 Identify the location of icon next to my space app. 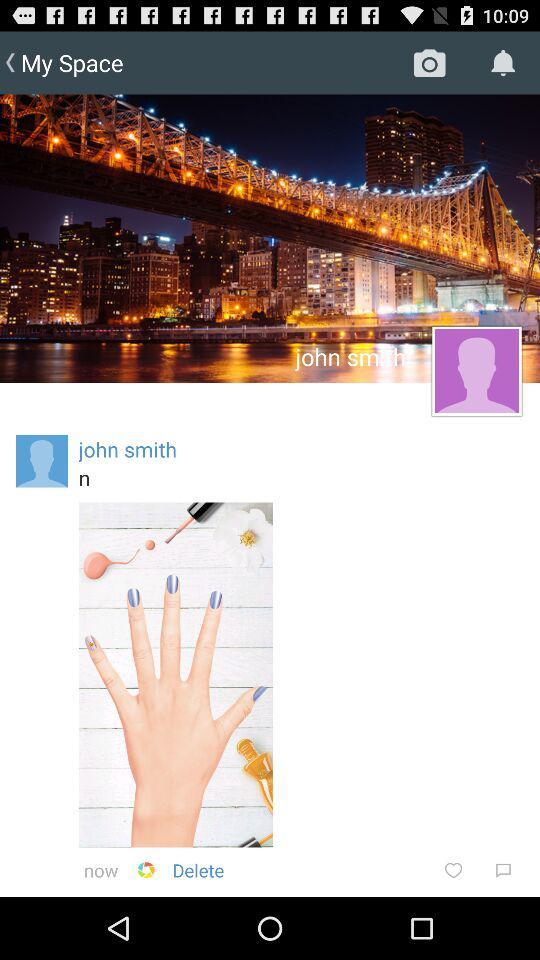
(428, 62).